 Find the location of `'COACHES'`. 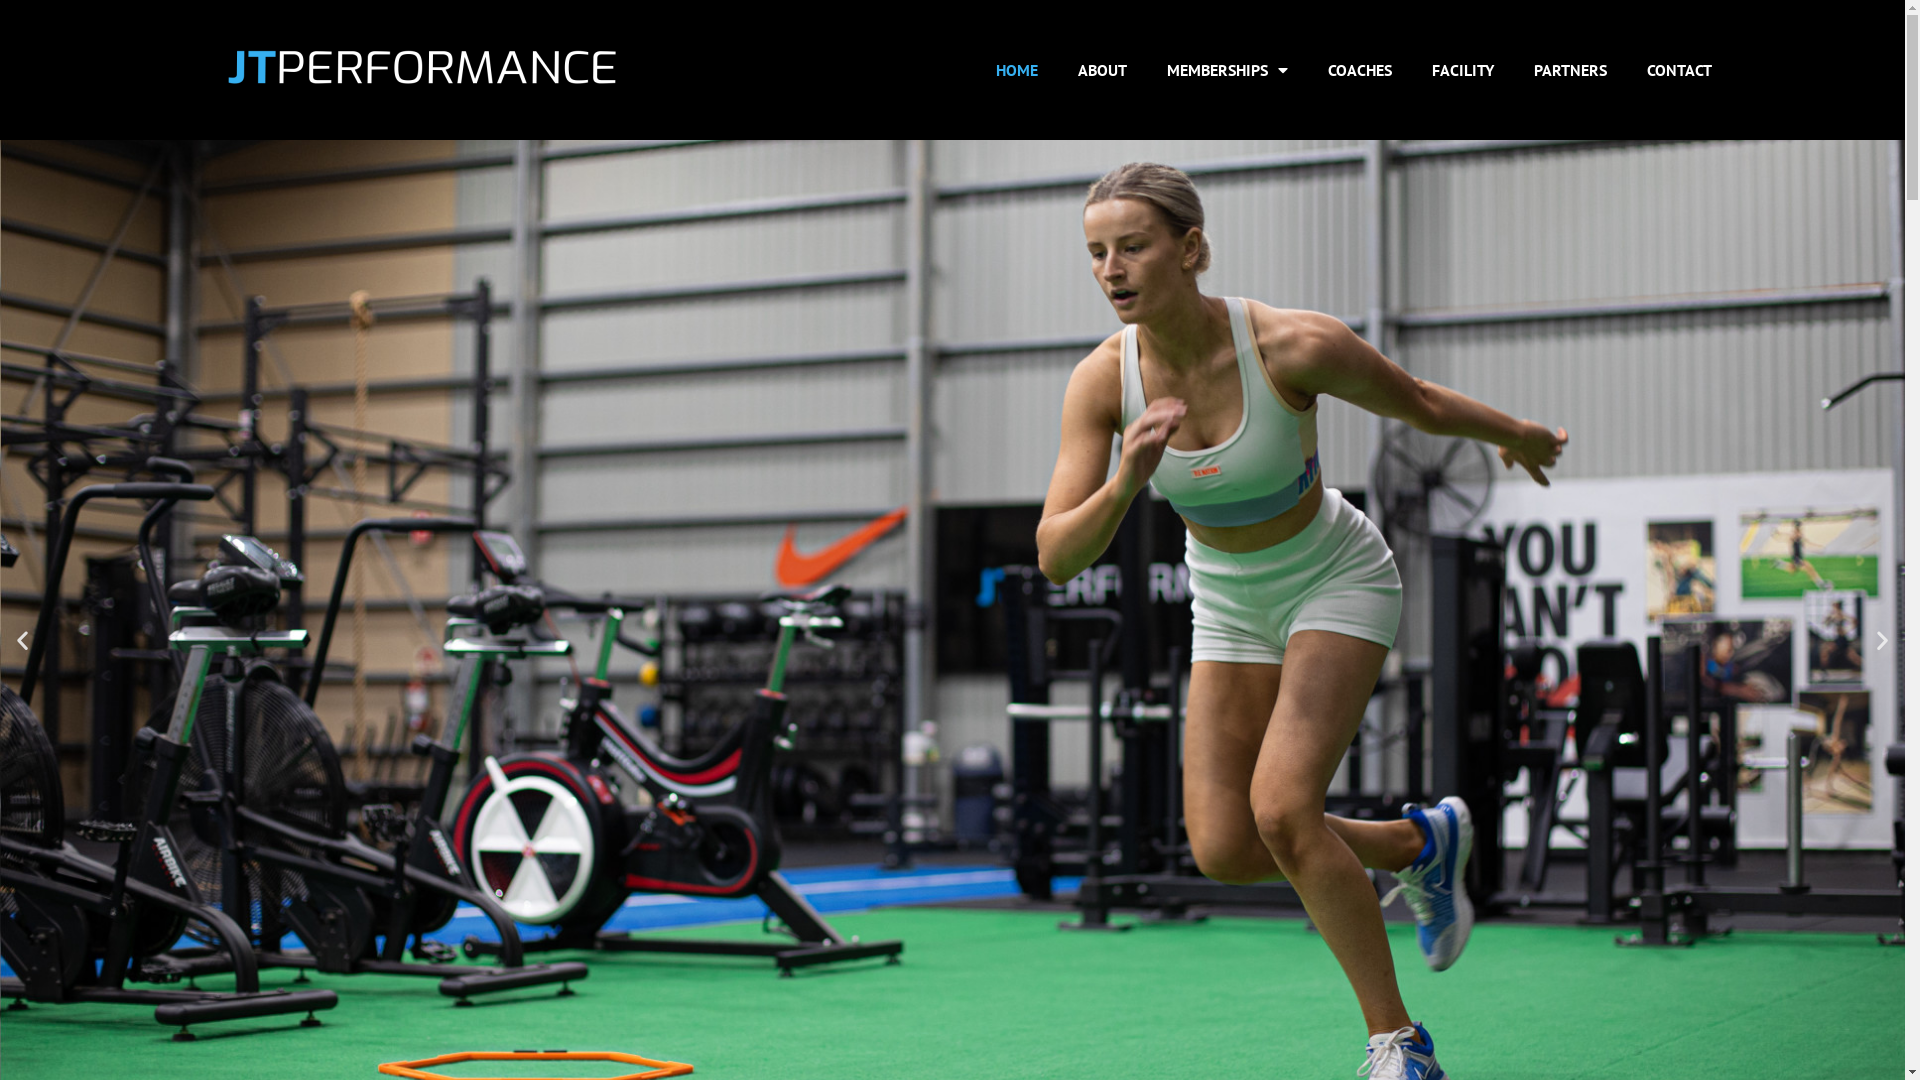

'COACHES' is located at coordinates (1359, 68).